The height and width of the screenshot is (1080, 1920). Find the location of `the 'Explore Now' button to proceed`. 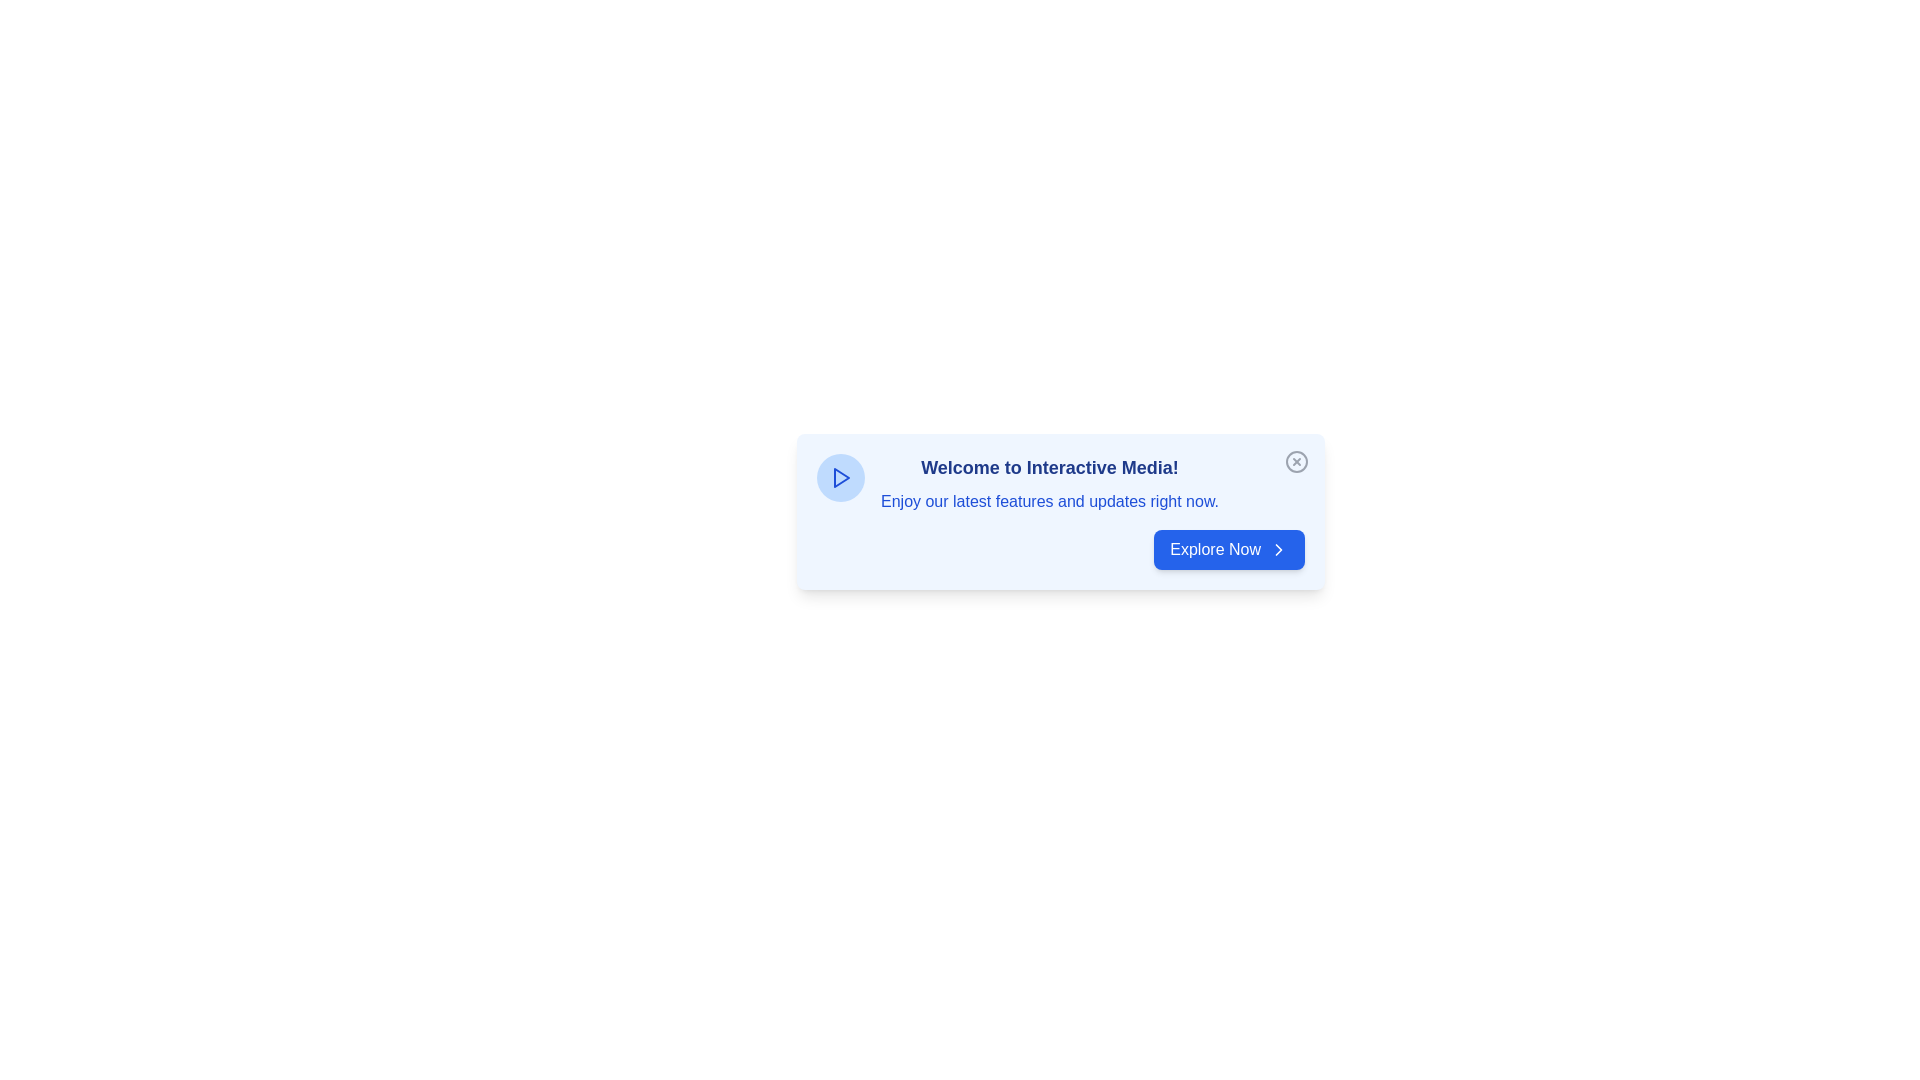

the 'Explore Now' button to proceed is located at coordinates (1228, 550).